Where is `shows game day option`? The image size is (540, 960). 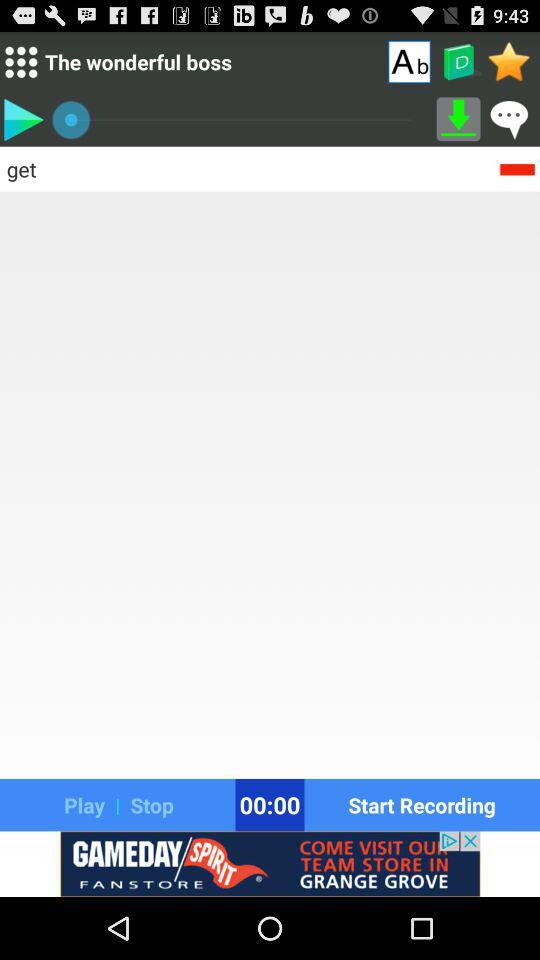
shows game day option is located at coordinates (270, 863).